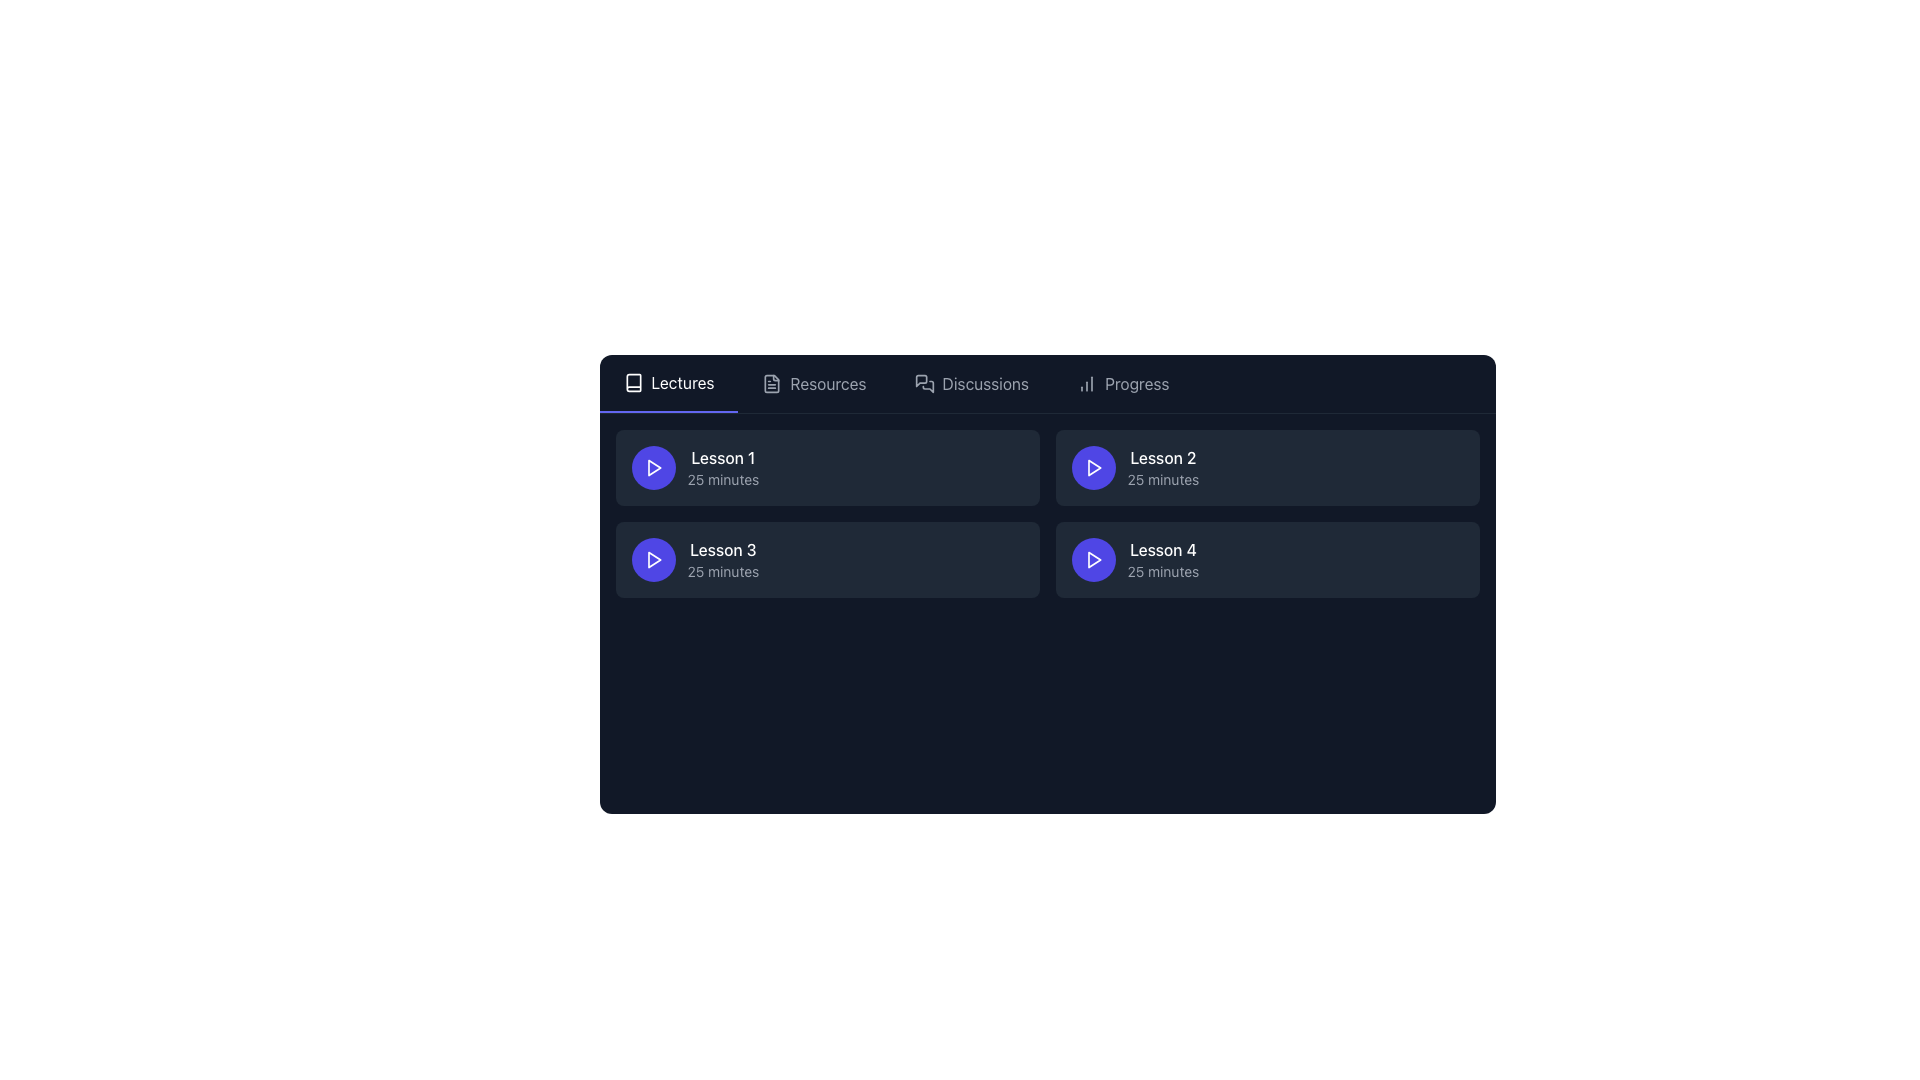  I want to click on the play icon located in the bottom-right cell of the grid for the fourth lesson in the 'Lectures' section, so click(1093, 559).